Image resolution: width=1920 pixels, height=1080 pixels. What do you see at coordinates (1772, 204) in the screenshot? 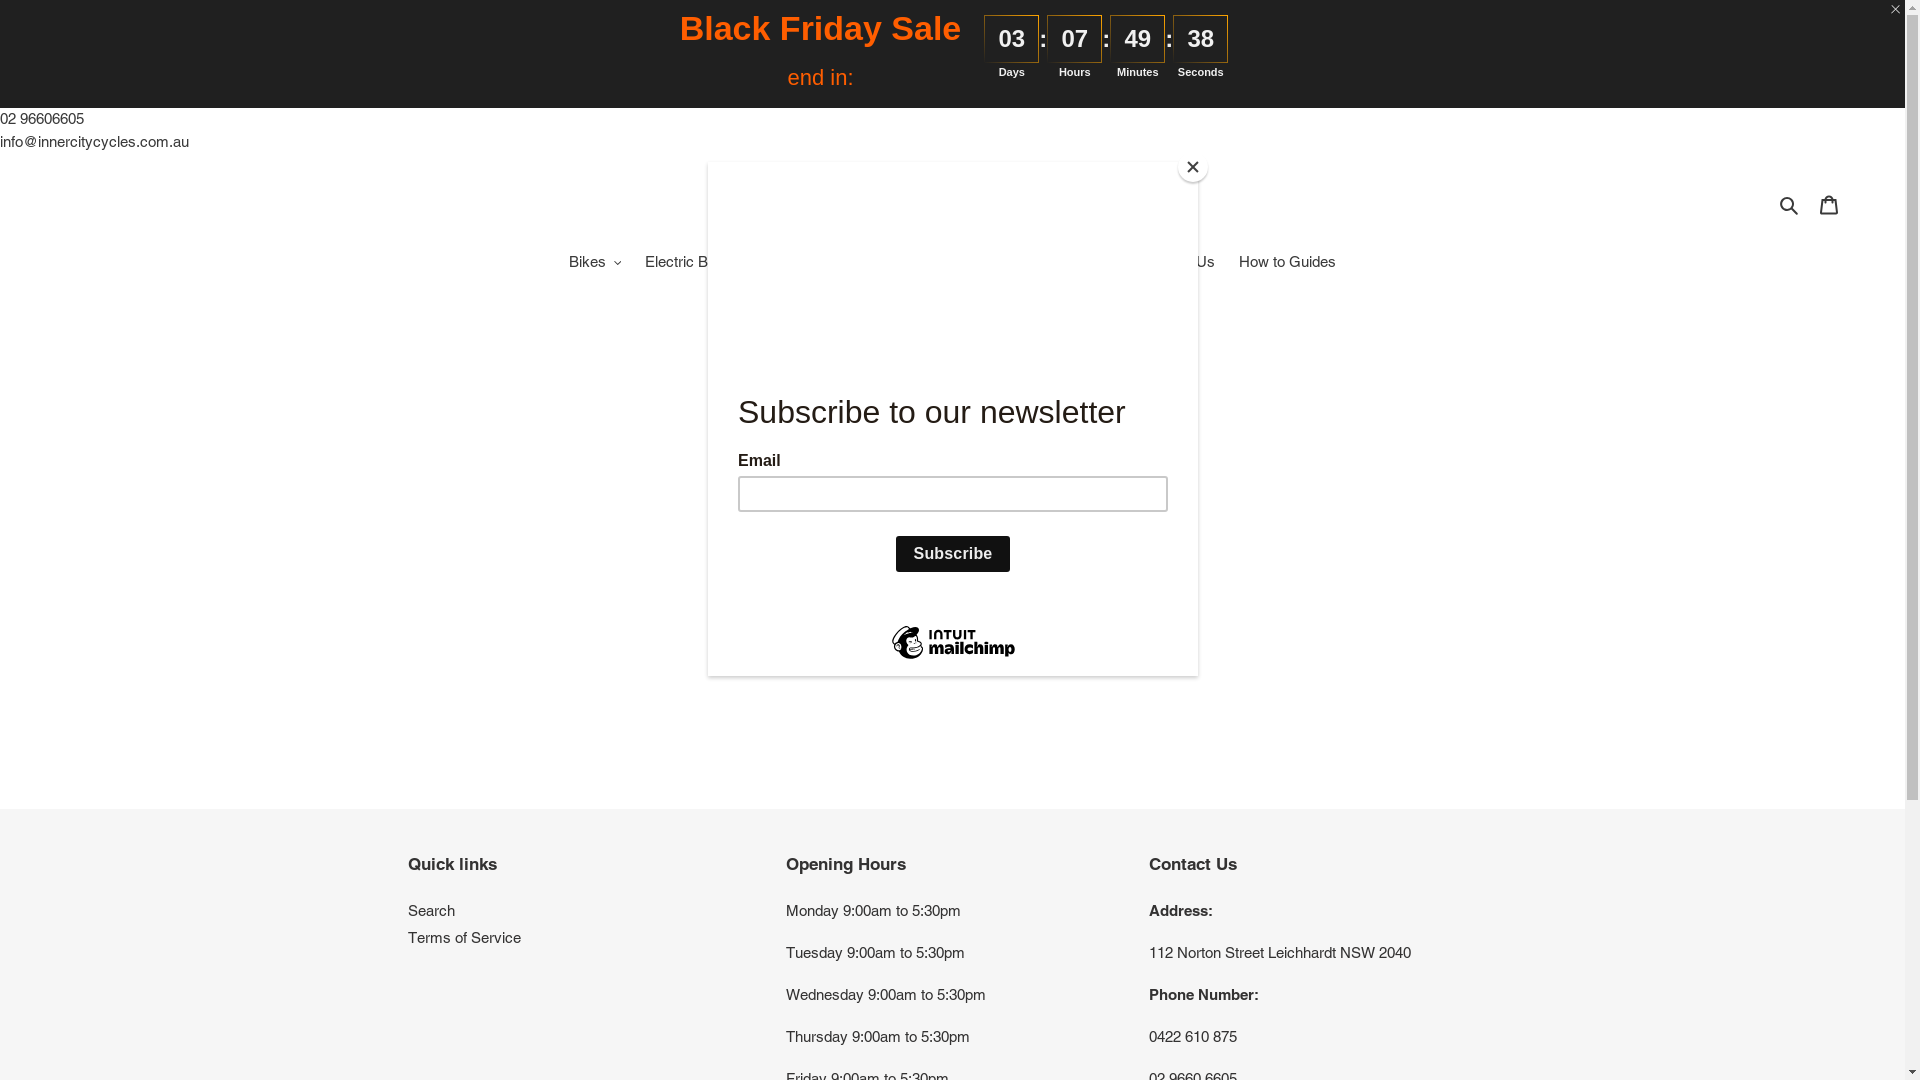
I see `'Search'` at bounding box center [1772, 204].